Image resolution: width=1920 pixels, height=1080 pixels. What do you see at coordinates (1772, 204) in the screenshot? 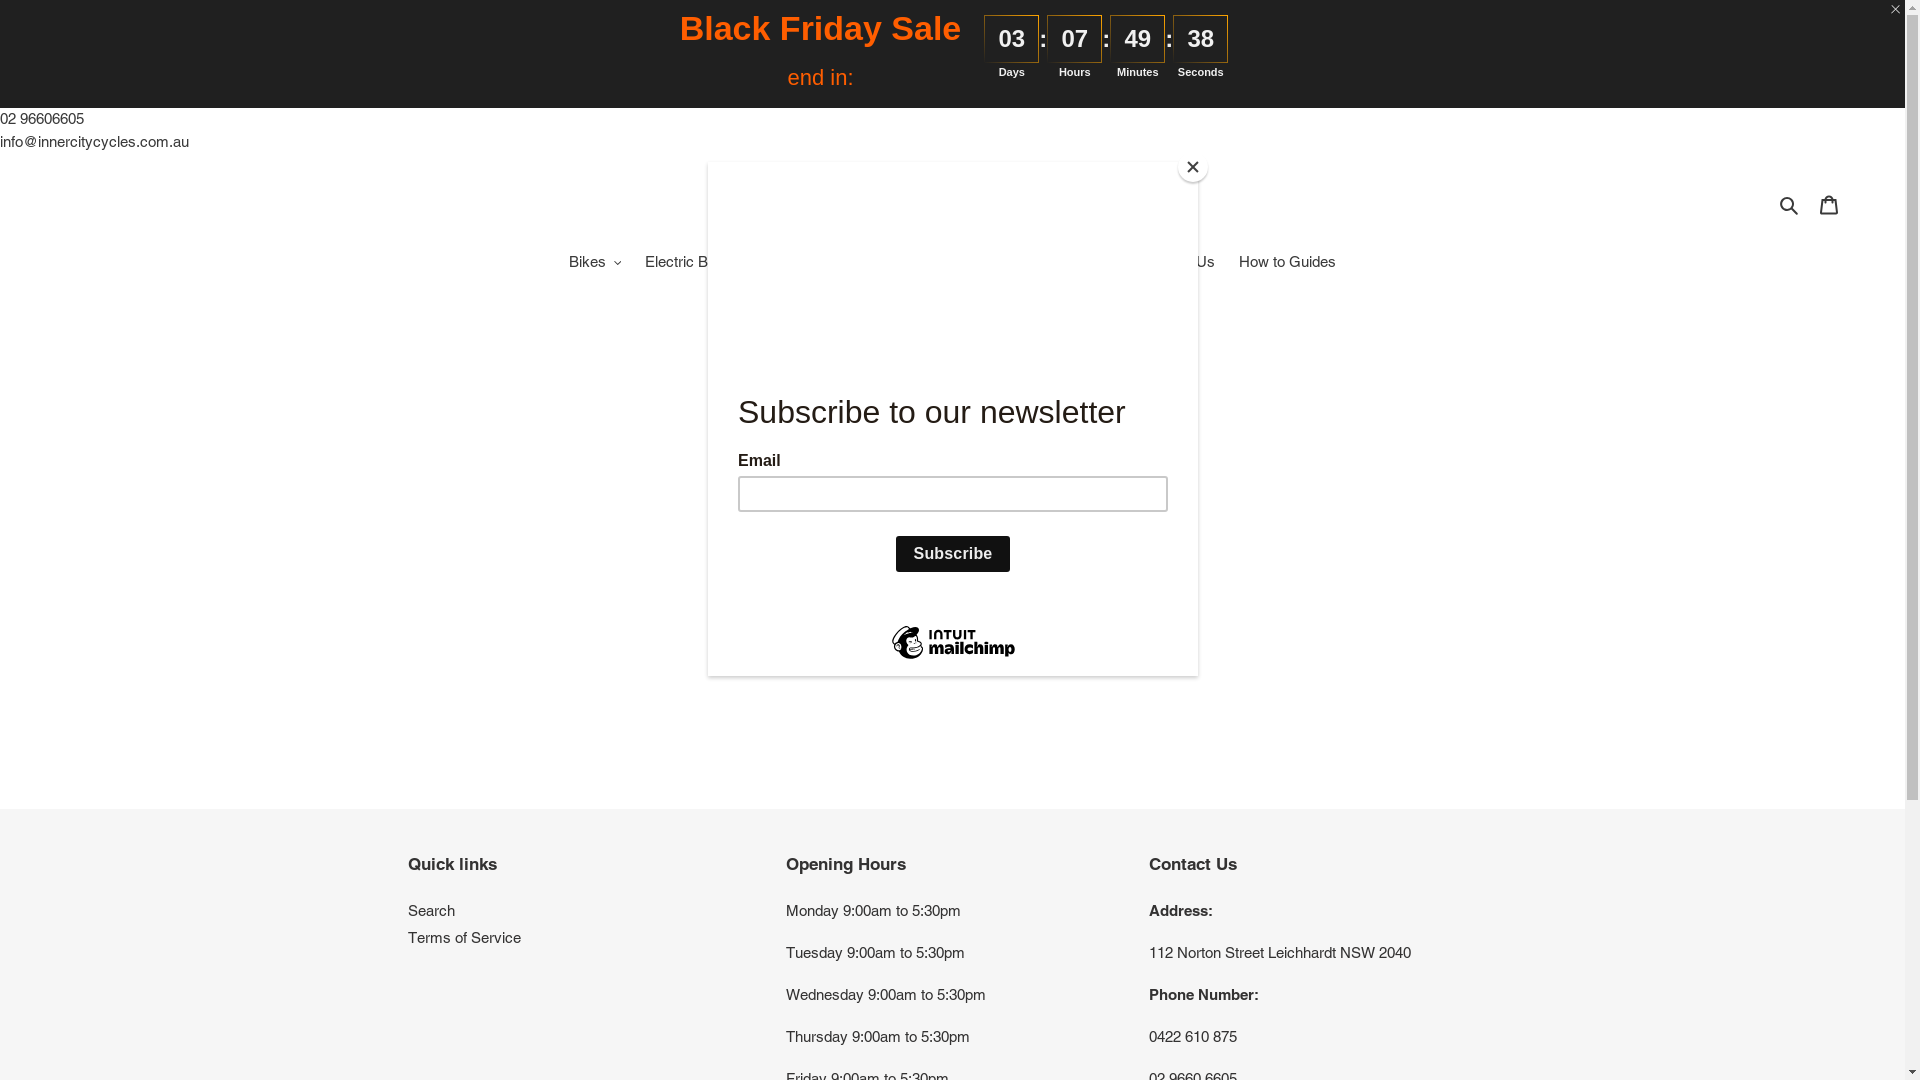
I see `'Search'` at bounding box center [1772, 204].